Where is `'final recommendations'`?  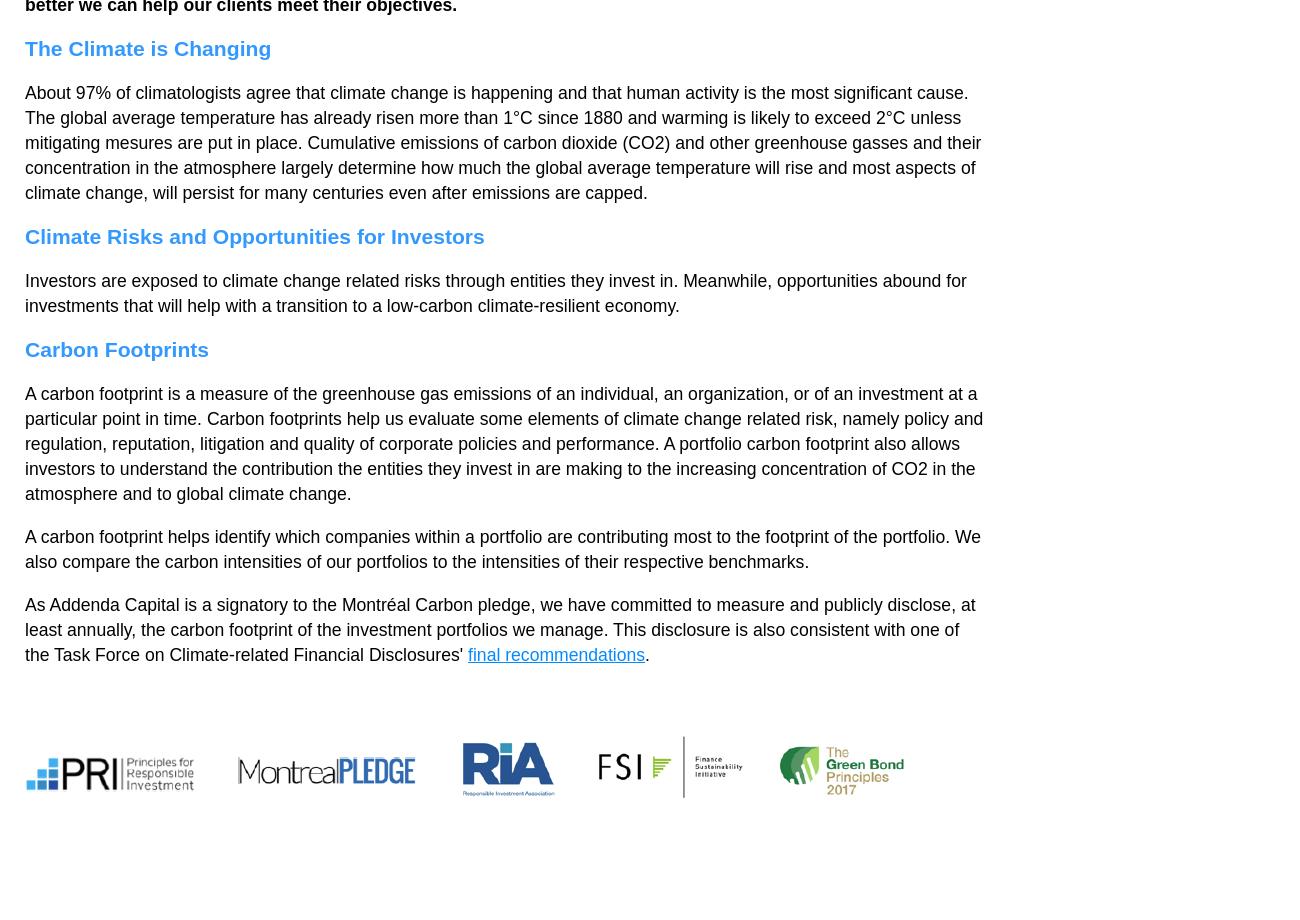 'final recommendations' is located at coordinates (467, 654).